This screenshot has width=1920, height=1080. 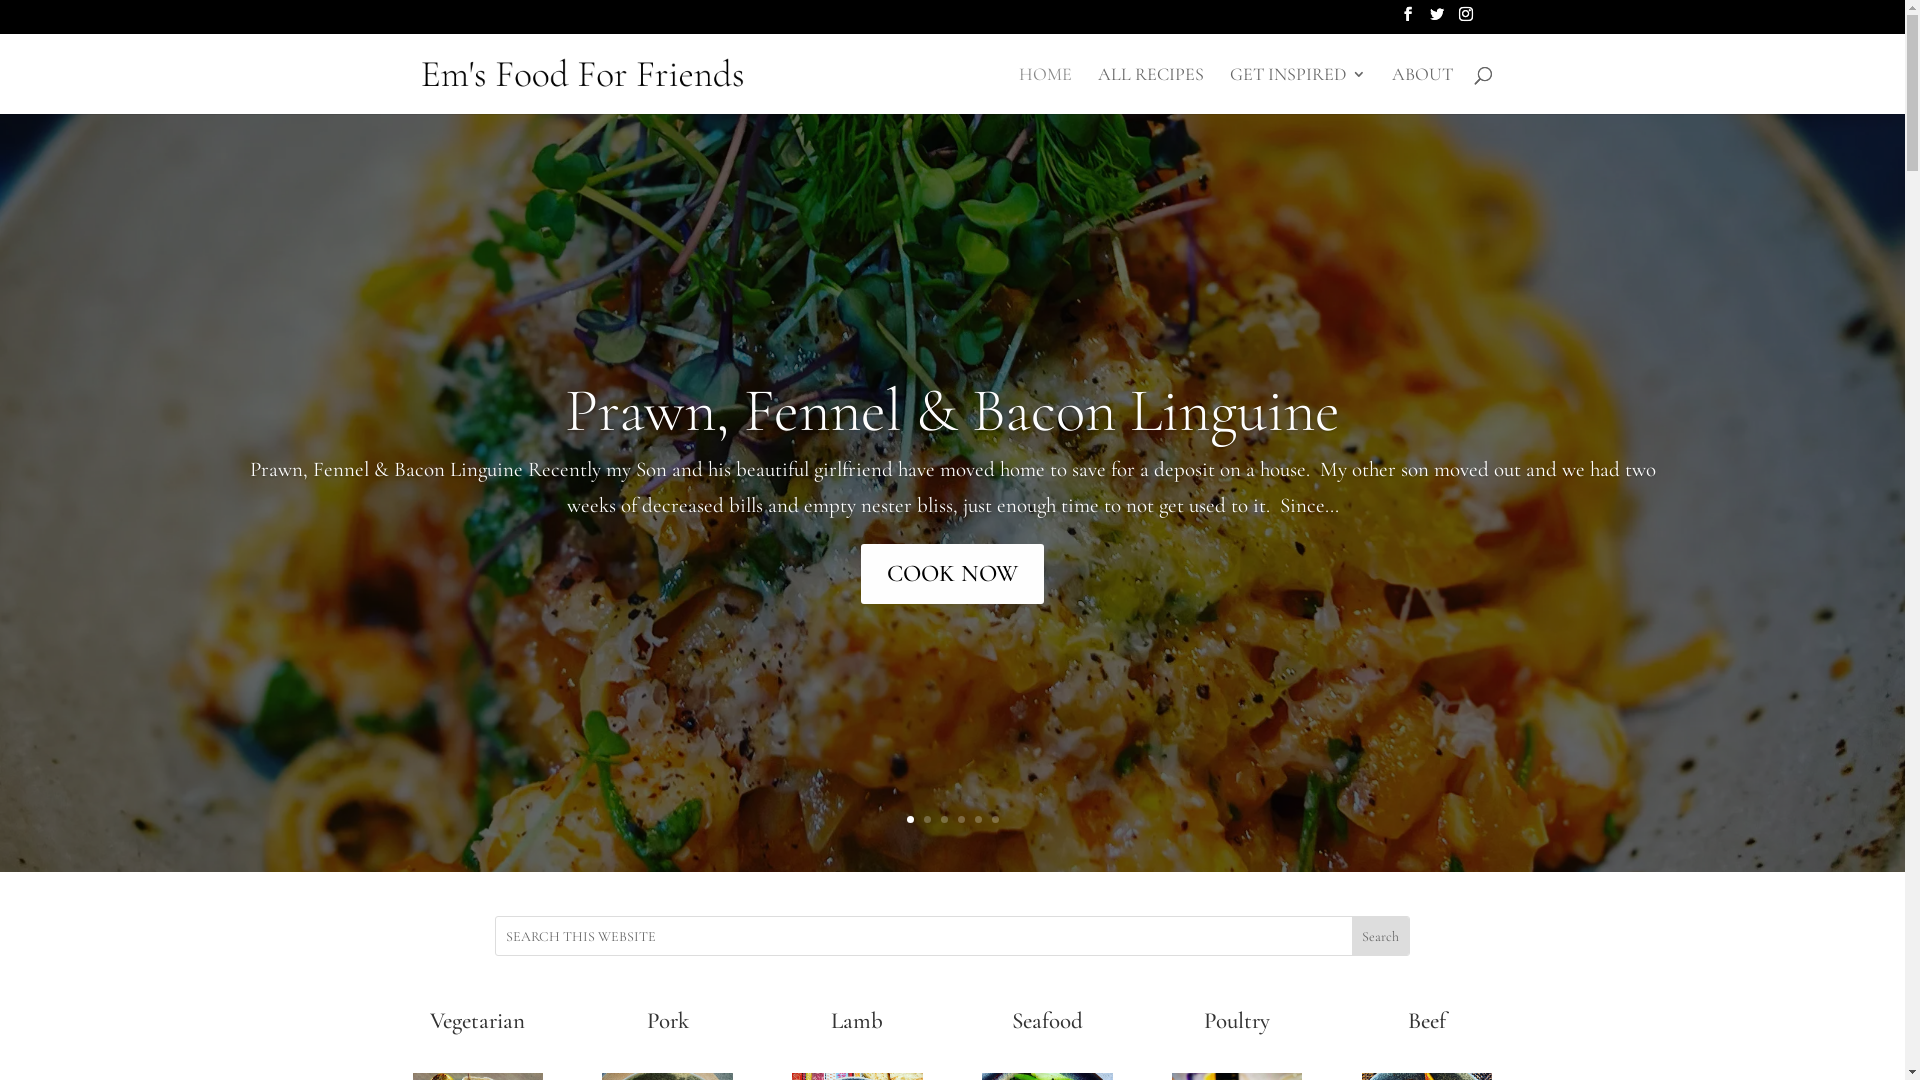 I want to click on '1', so click(x=908, y=819).